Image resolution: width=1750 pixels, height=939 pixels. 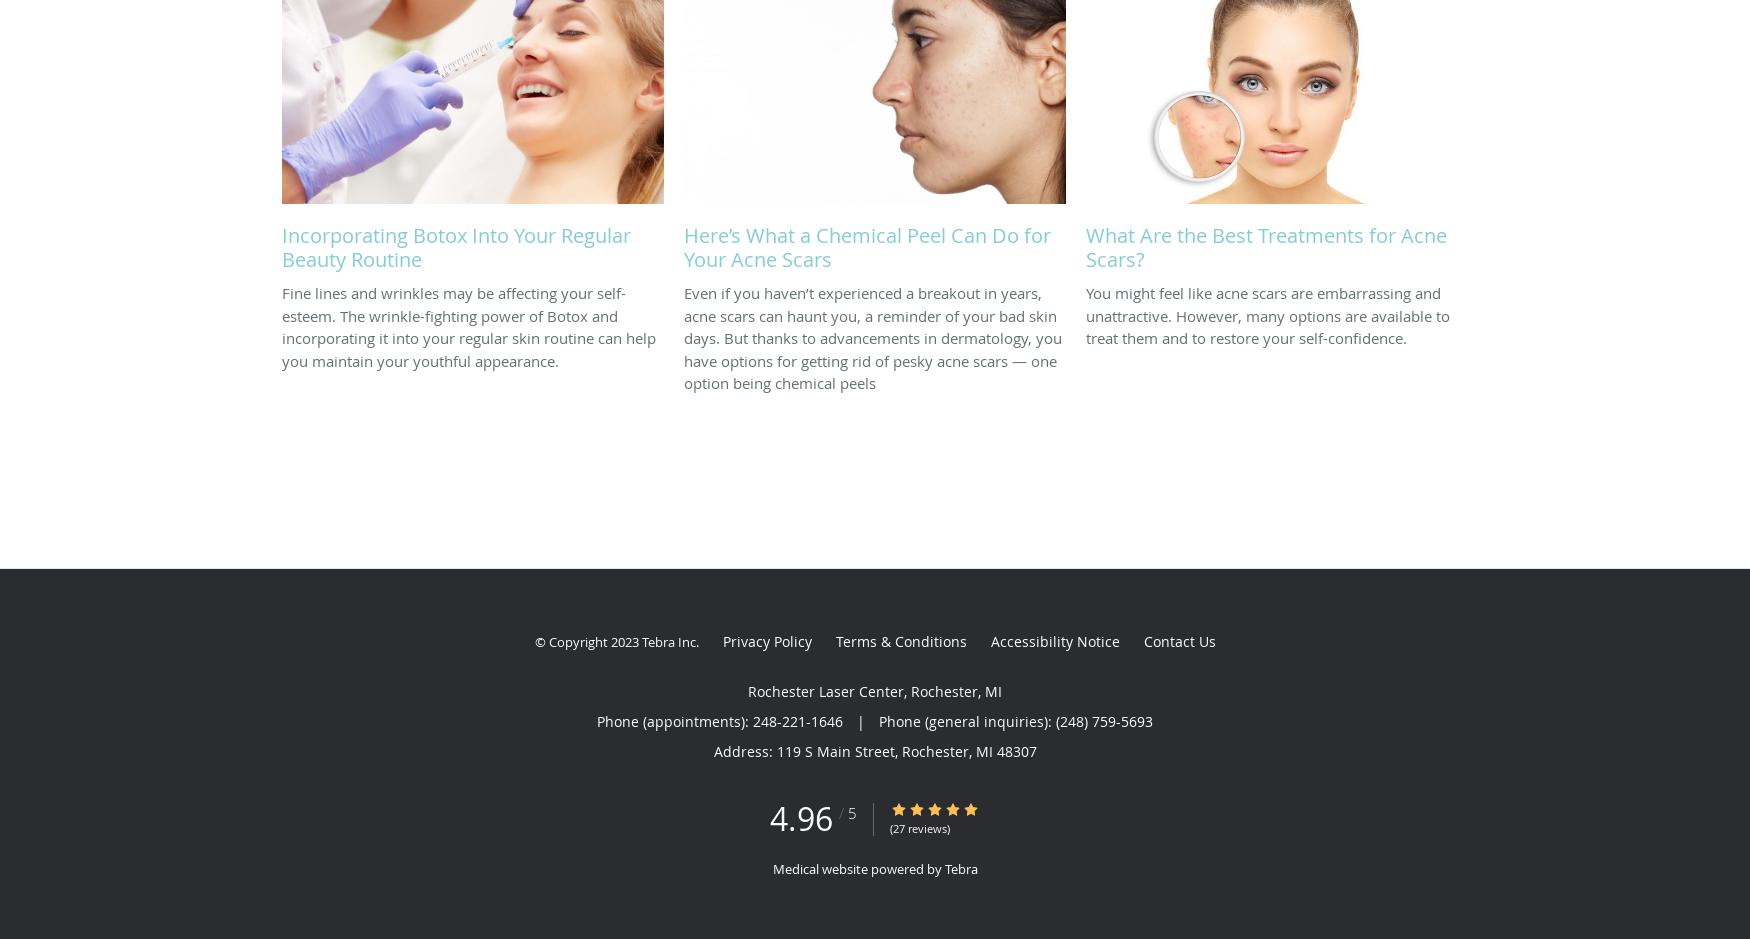 What do you see at coordinates (875, 690) in the screenshot?
I see `'Rochester Laser Center, Rochester, MI'` at bounding box center [875, 690].